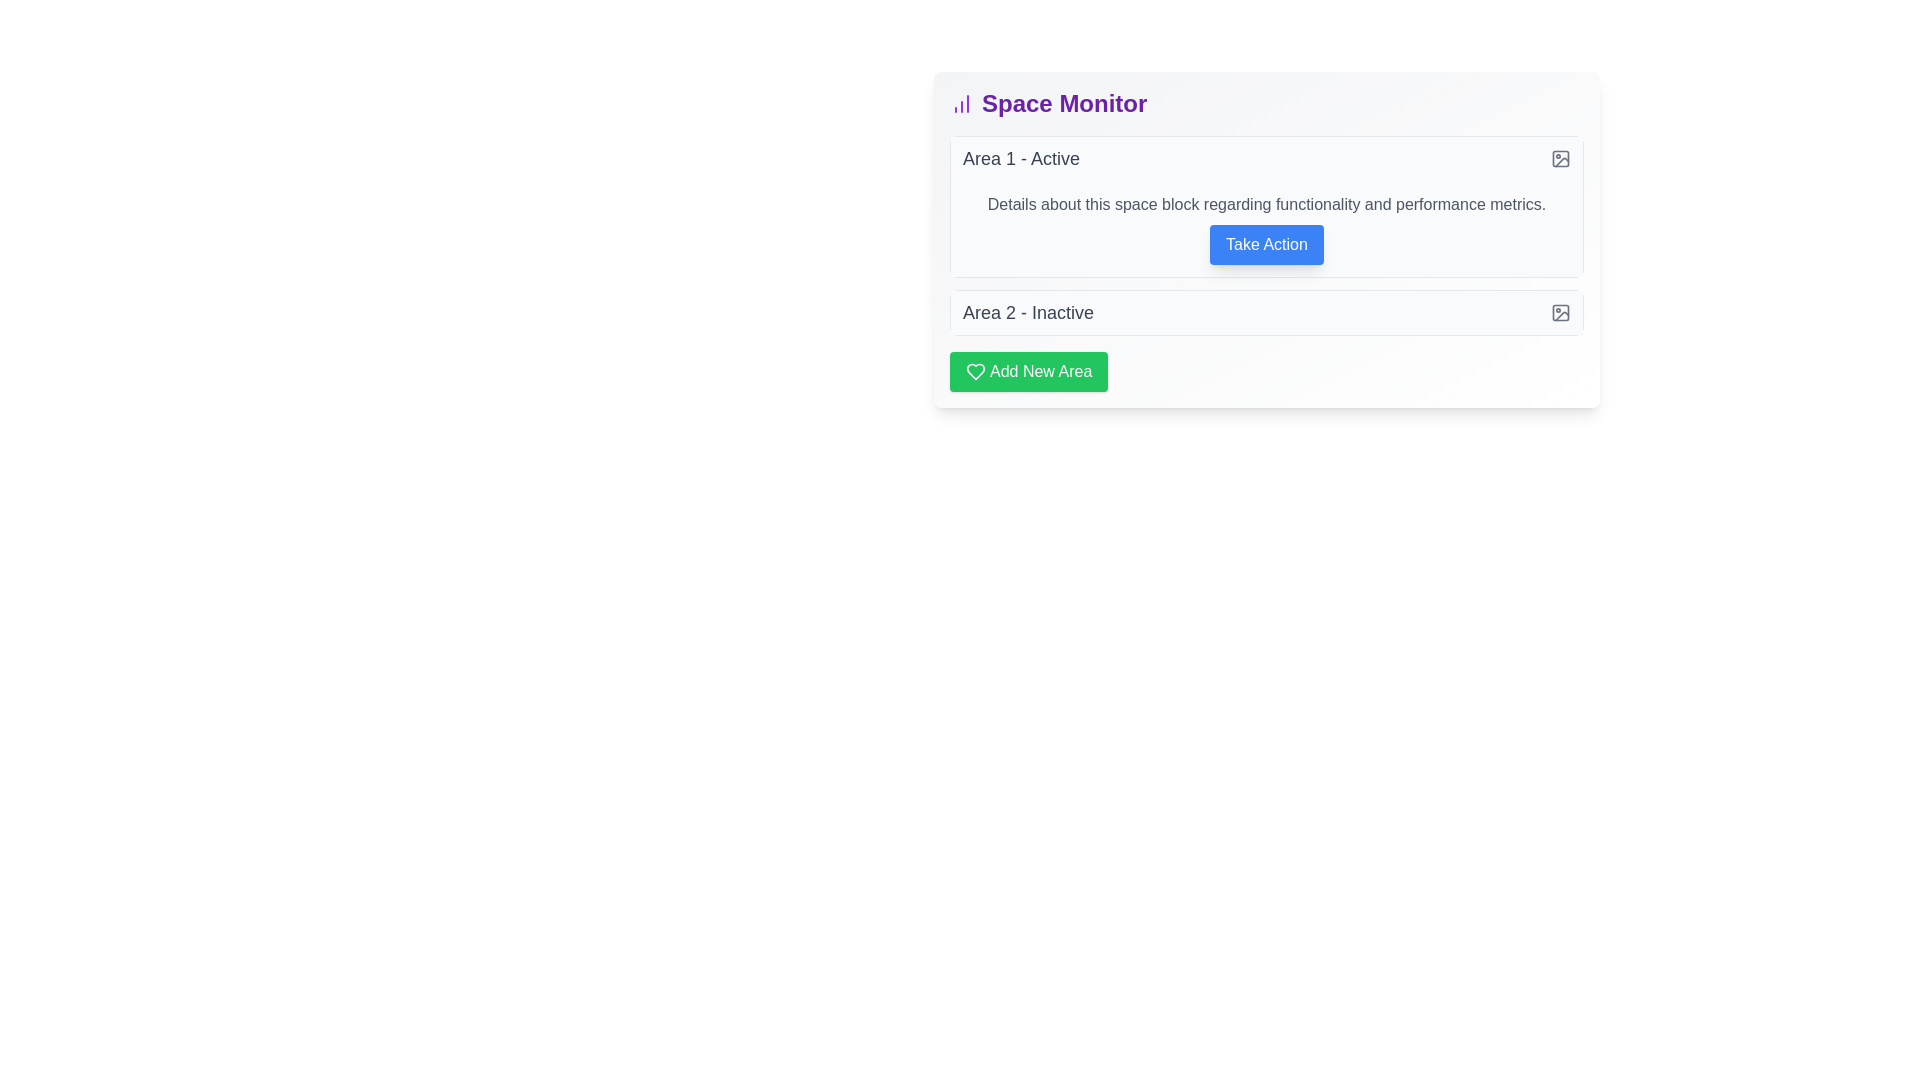 Image resolution: width=1920 pixels, height=1080 pixels. Describe the element at coordinates (1559, 312) in the screenshot. I see `the small gray icon resembling a framed picture with a circle at its corner and a diagonal line, located at the right-hand side of the row labeled 'Area 2 - Inactive.'` at that location.